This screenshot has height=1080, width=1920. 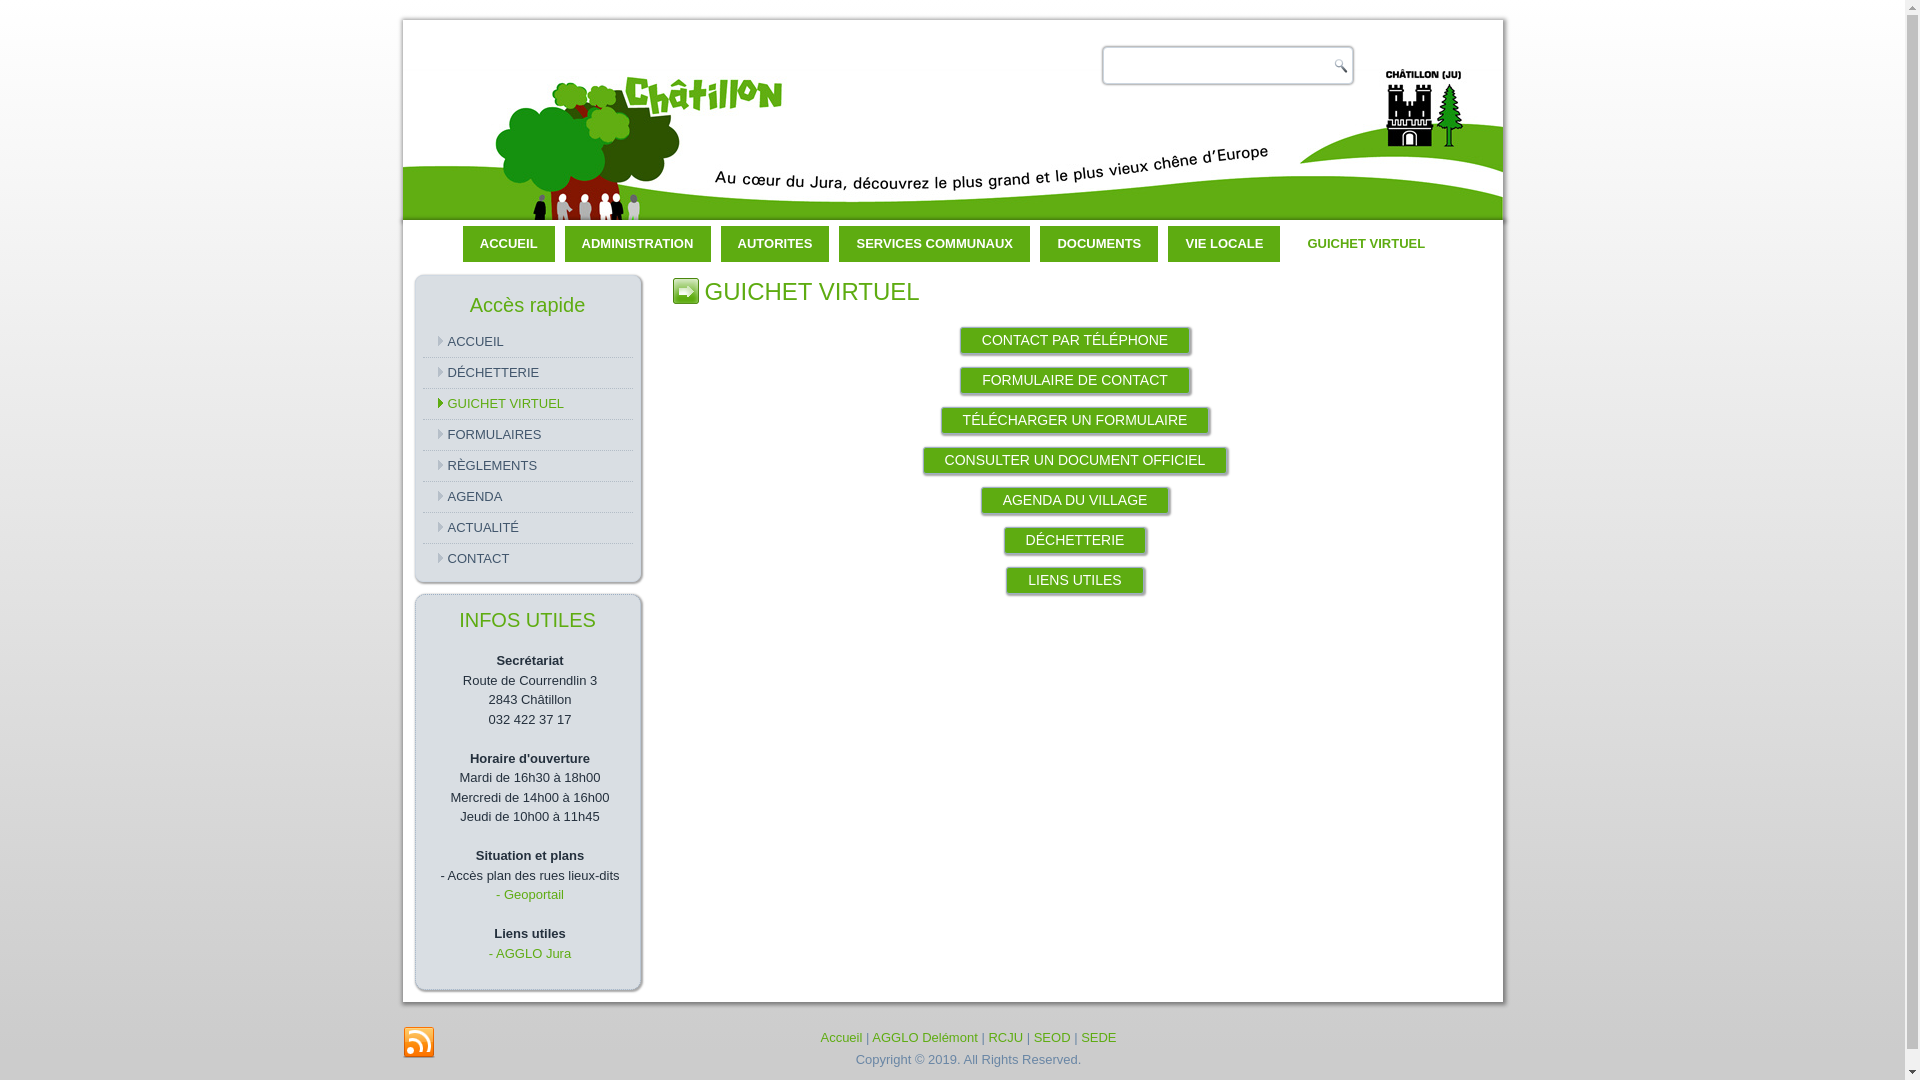 What do you see at coordinates (527, 496) in the screenshot?
I see `'AGENDA'` at bounding box center [527, 496].